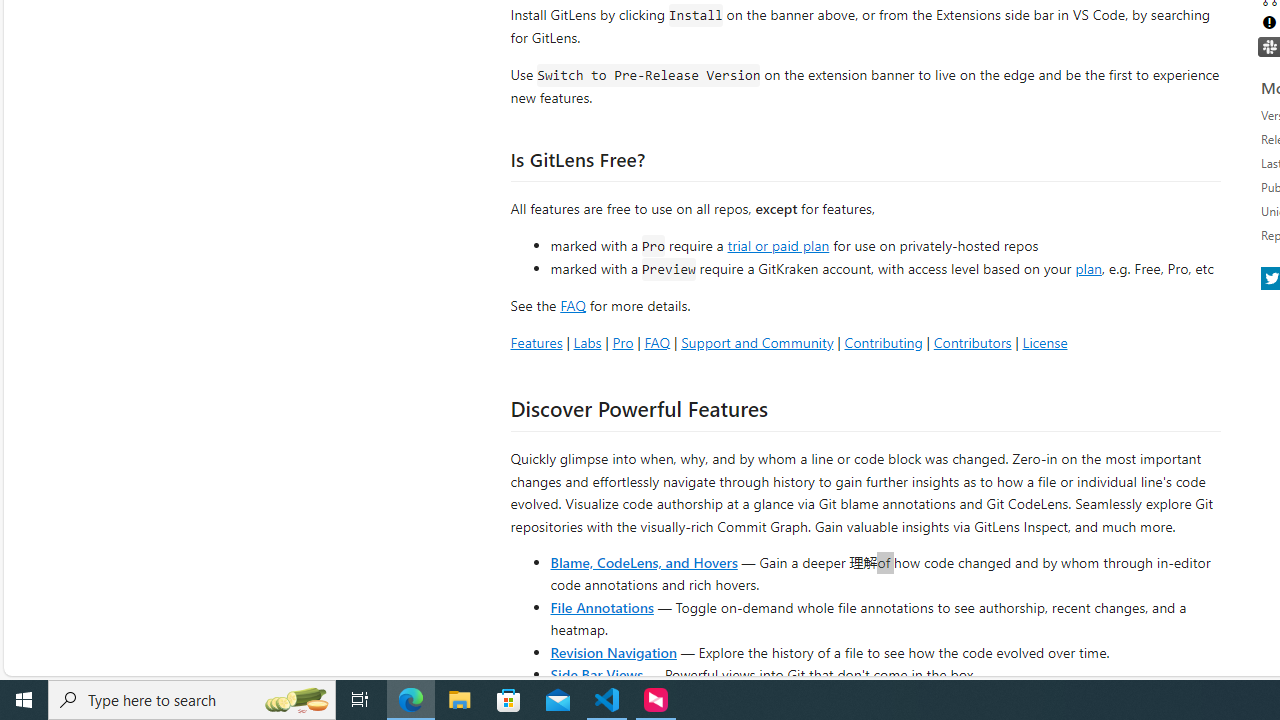 Image resolution: width=1280 pixels, height=720 pixels. Describe the element at coordinates (657, 341) in the screenshot. I see `'FAQ'` at that location.